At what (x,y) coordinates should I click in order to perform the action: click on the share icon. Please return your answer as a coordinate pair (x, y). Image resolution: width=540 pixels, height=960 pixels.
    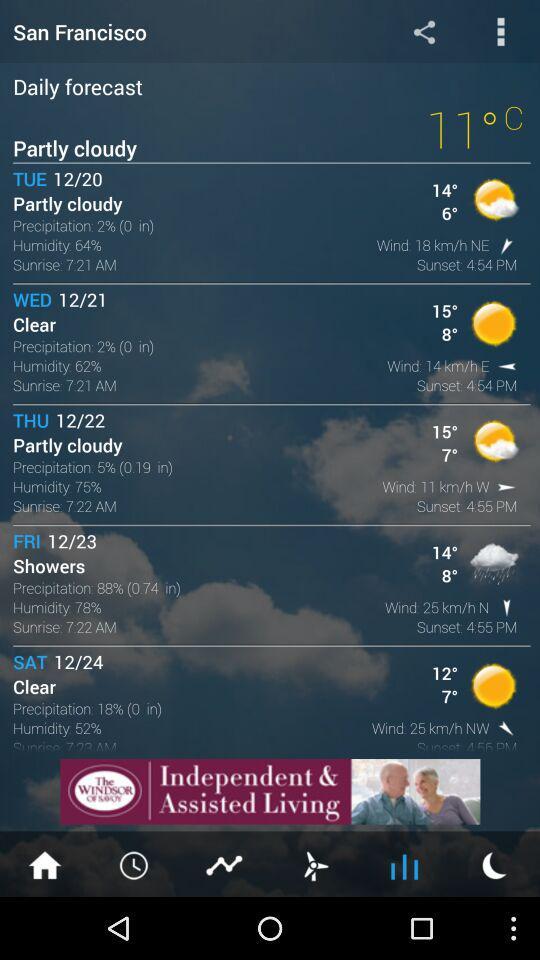
    Looking at the image, I should click on (423, 33).